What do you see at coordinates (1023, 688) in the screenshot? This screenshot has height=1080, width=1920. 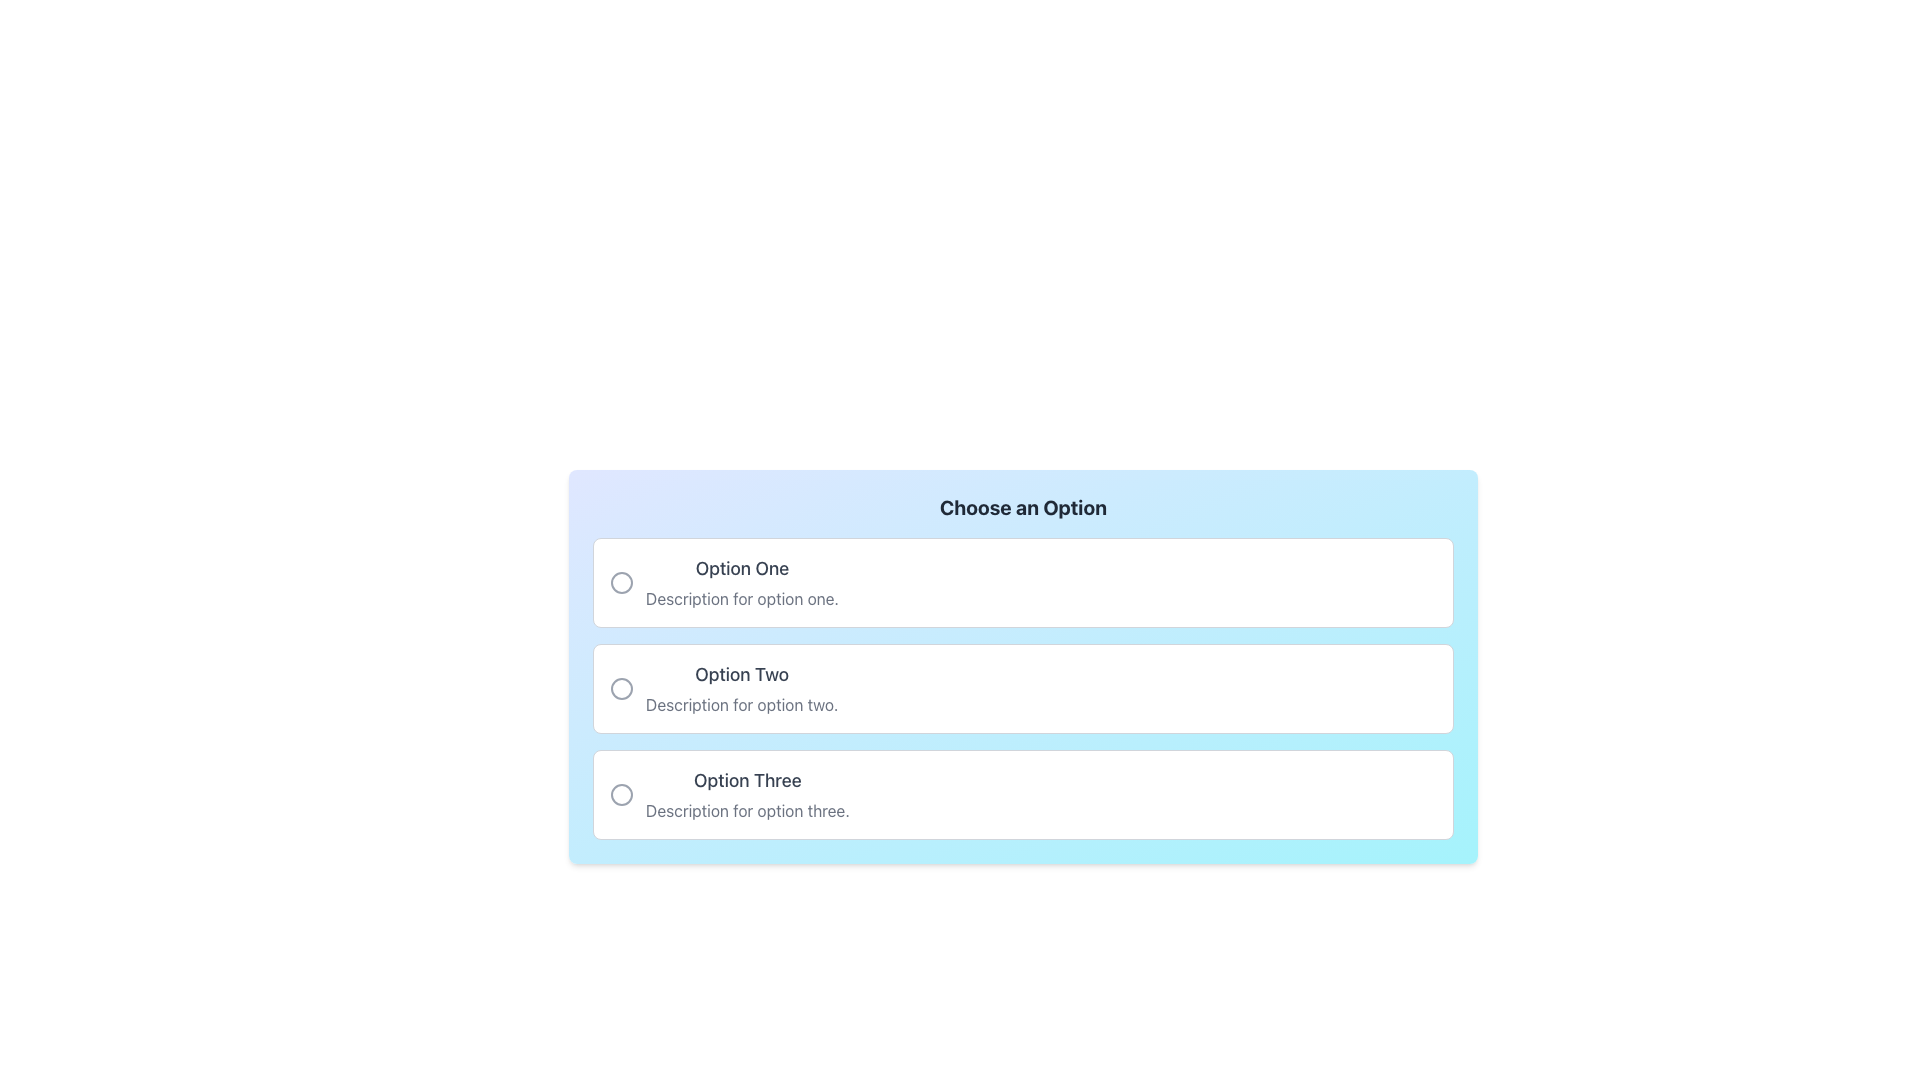 I see `to select the second option in the vertically stacked list located between 'Option One' and 'Option Three'` at bounding box center [1023, 688].